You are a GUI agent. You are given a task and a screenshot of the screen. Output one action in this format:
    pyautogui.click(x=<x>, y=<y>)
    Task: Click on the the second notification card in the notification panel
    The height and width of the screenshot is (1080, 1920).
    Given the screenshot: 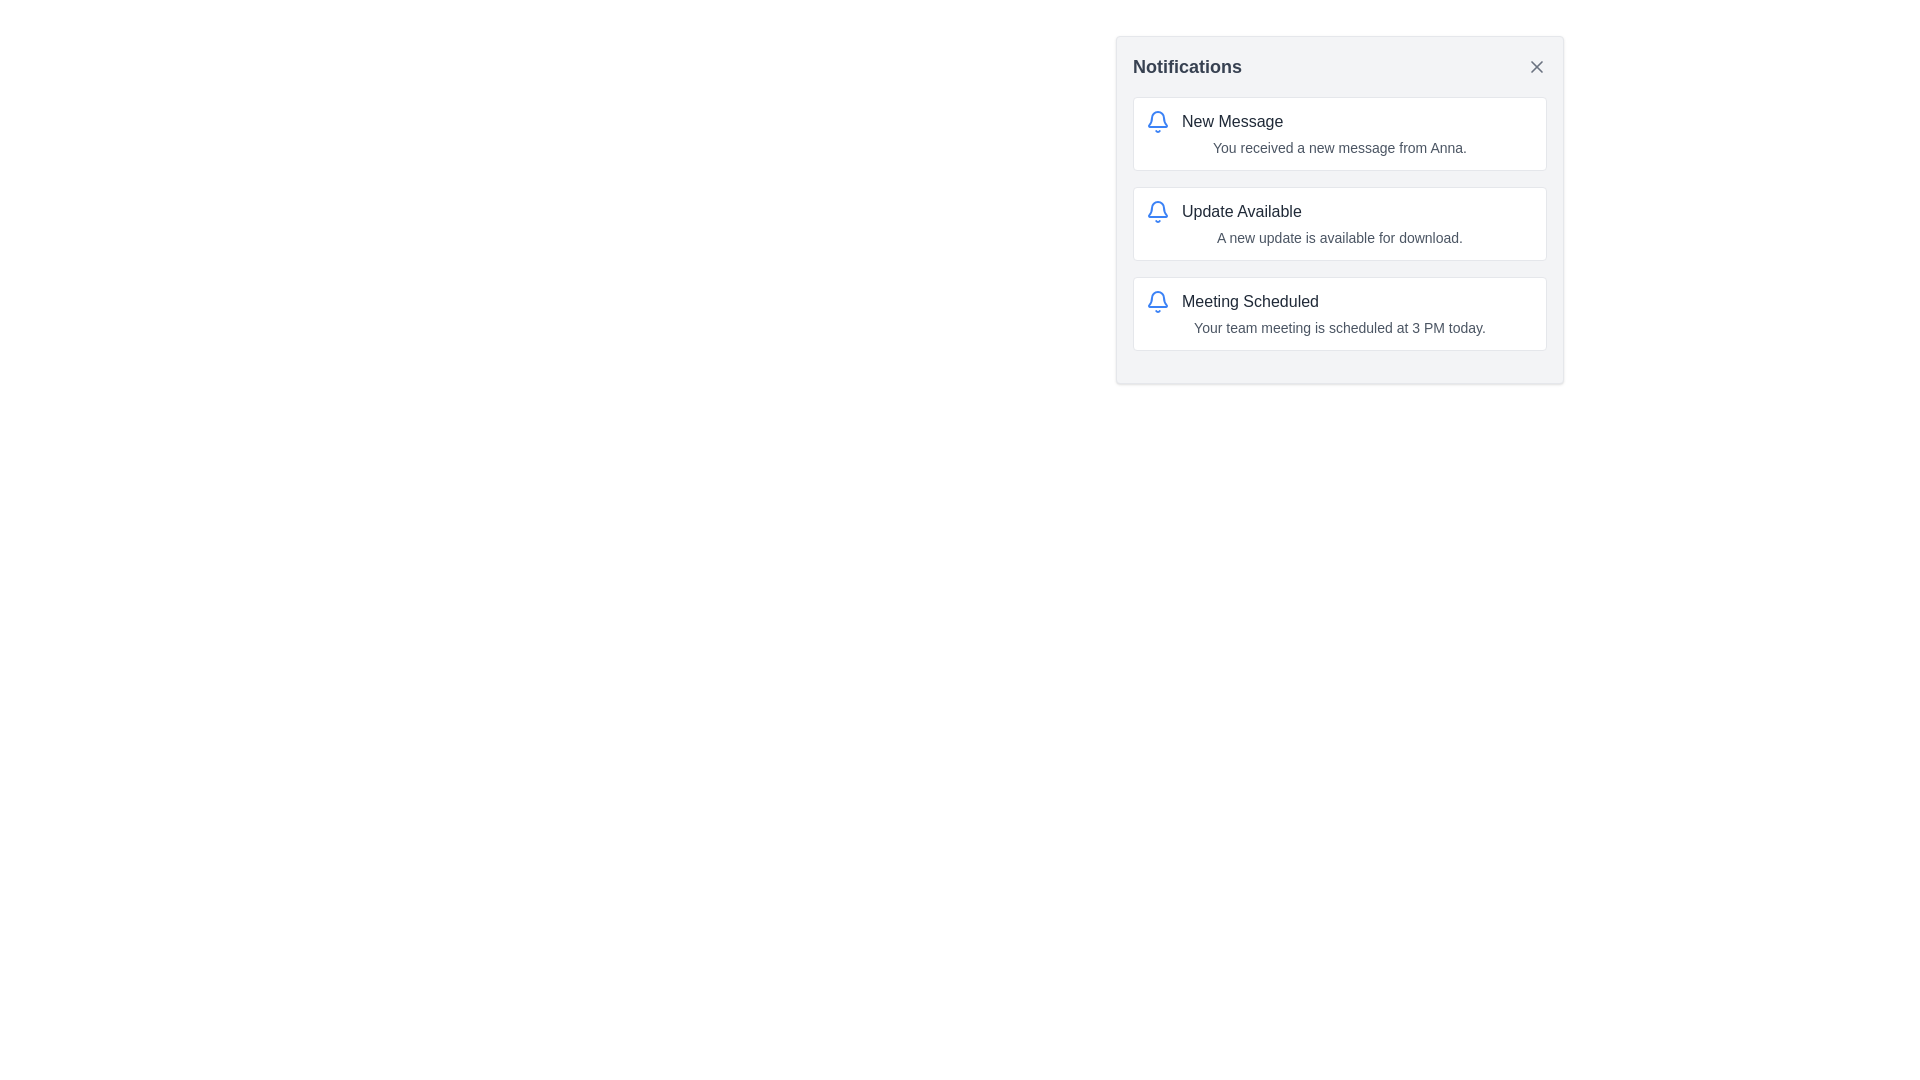 What is the action you would take?
    pyautogui.click(x=1339, y=223)
    